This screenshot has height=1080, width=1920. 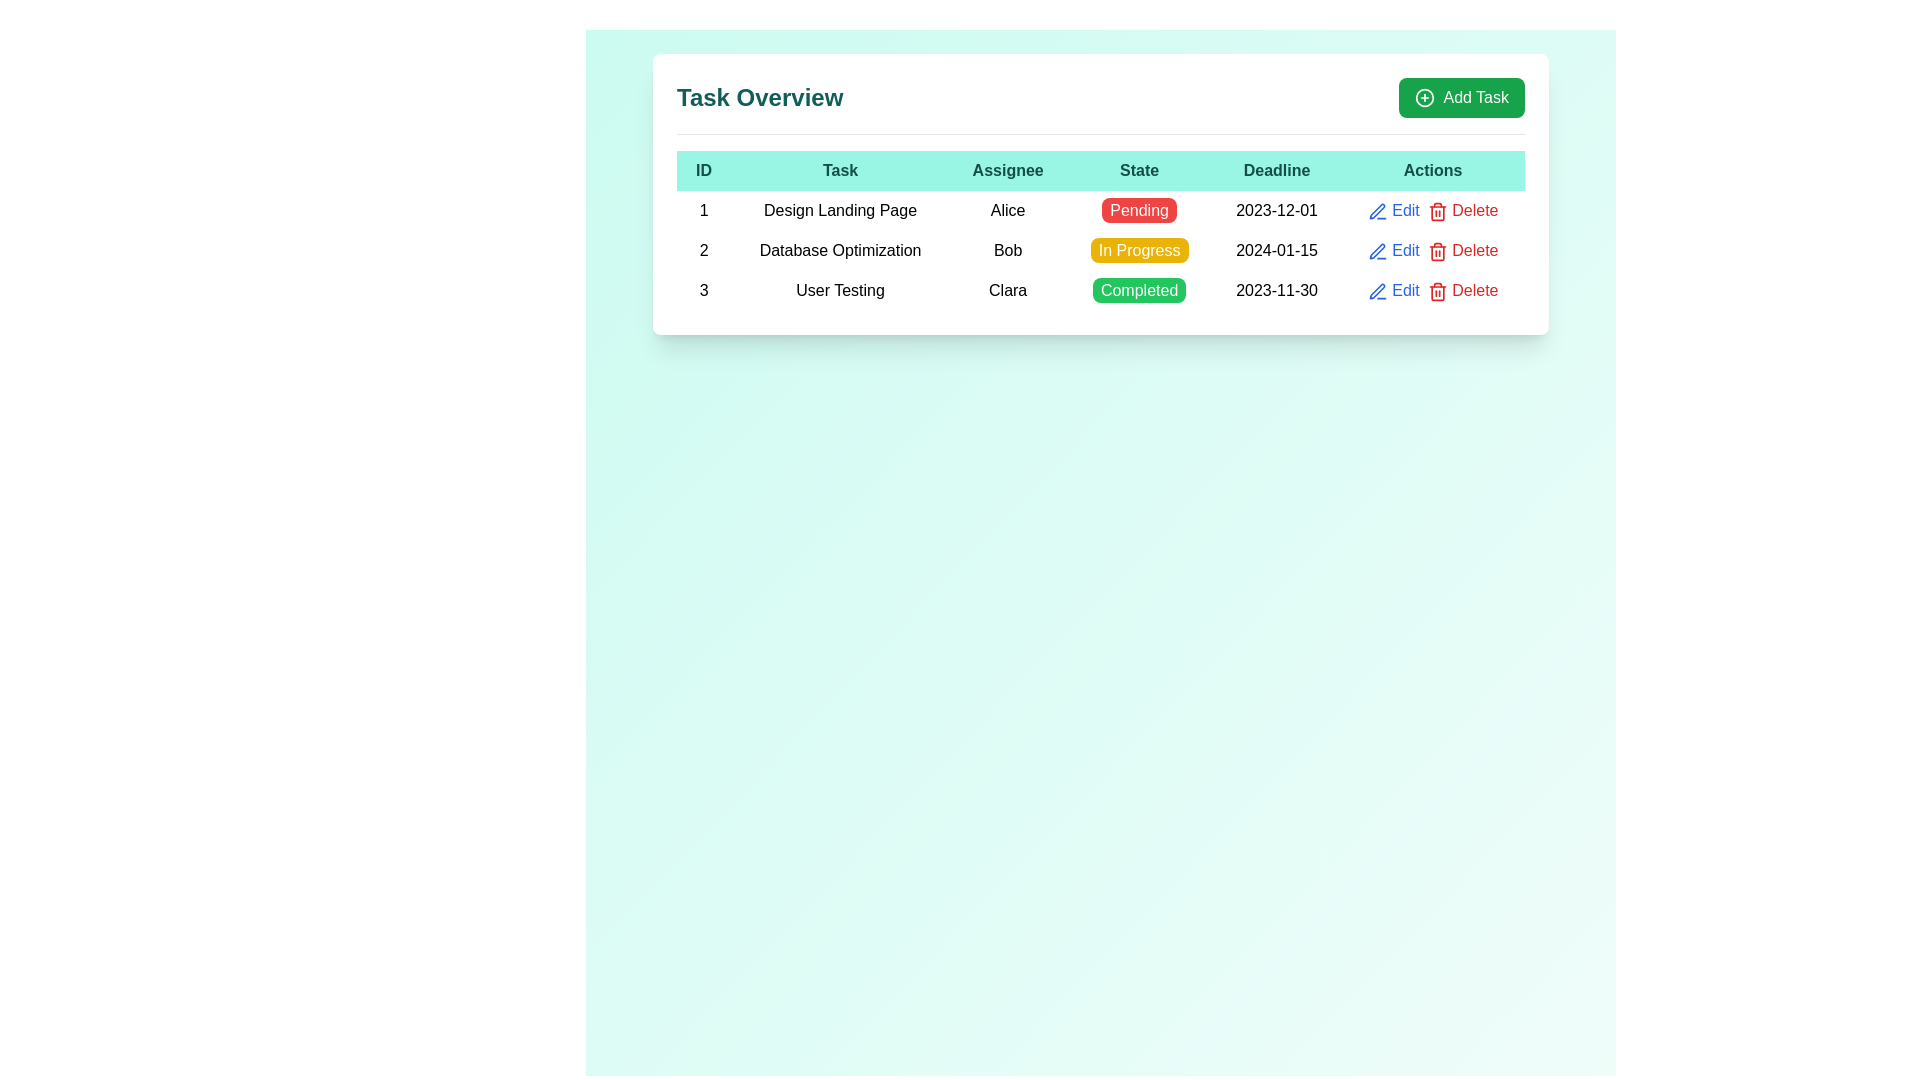 I want to click on the edit Anchor link paired with an icon in the Actions column of the second row of the table, so click(x=1392, y=249).